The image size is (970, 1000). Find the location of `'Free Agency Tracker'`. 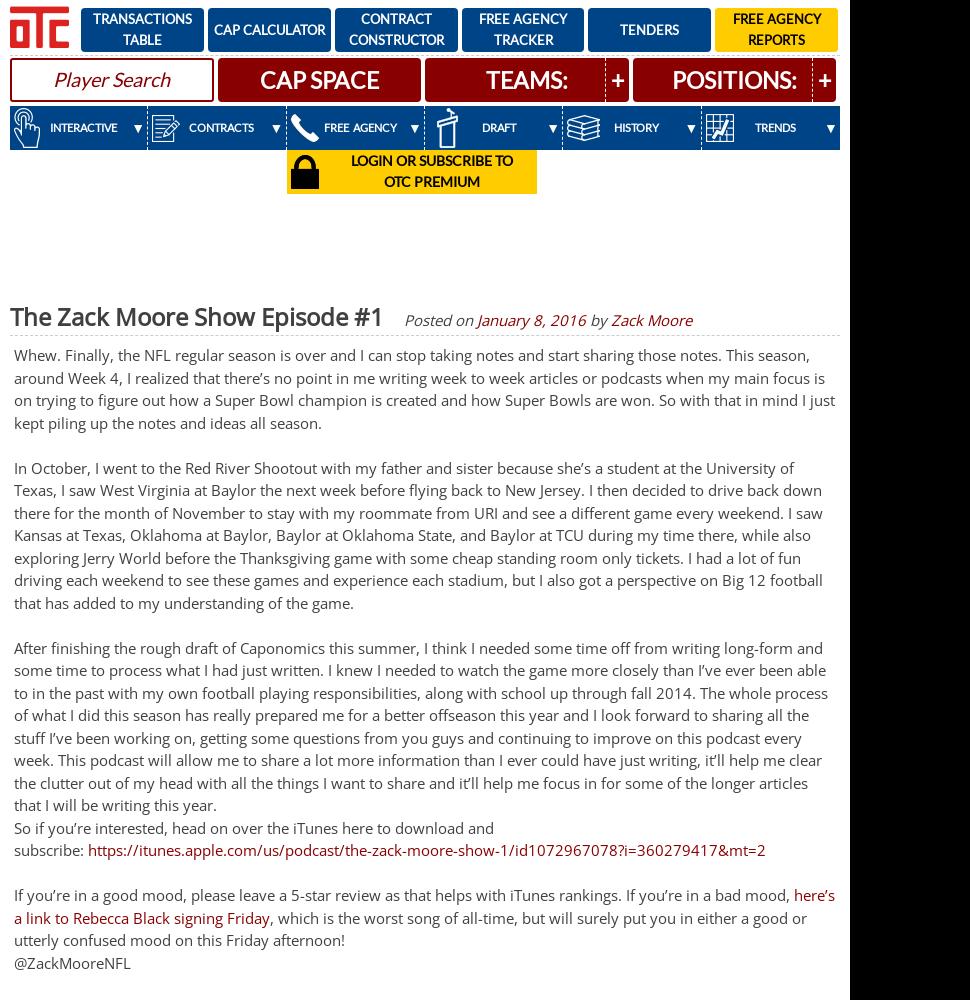

'Free Agency Tracker' is located at coordinates (523, 29).